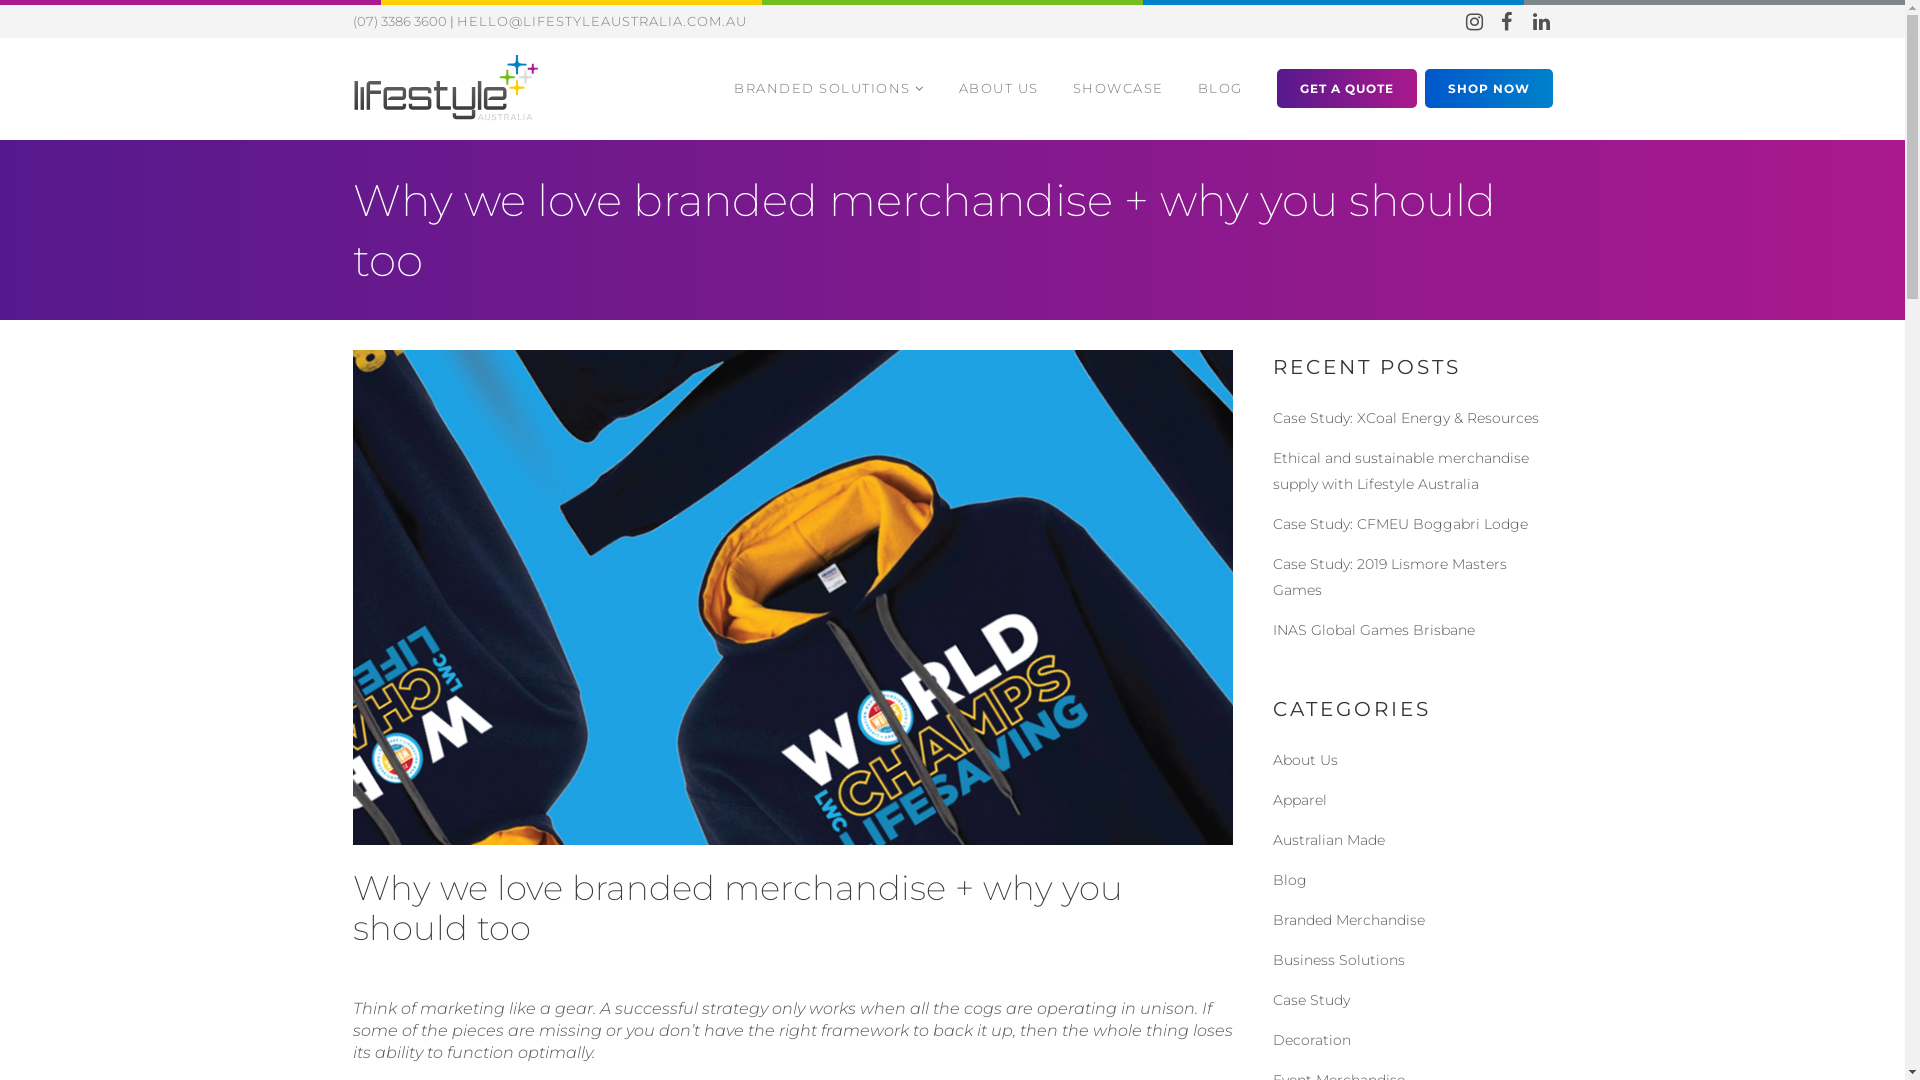 The height and width of the screenshot is (1080, 1920). Describe the element at coordinates (1345, 86) in the screenshot. I see `'GET A QUOTE'` at that location.